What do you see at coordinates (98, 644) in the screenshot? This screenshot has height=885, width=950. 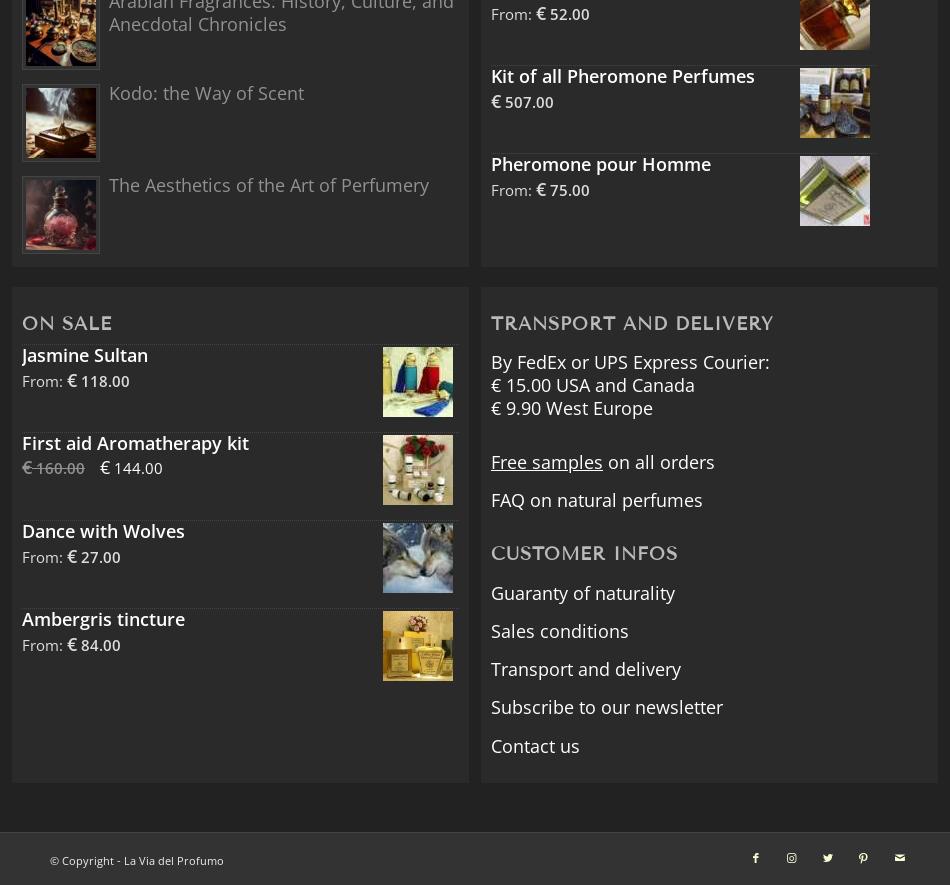 I see `'84.00'` at bounding box center [98, 644].